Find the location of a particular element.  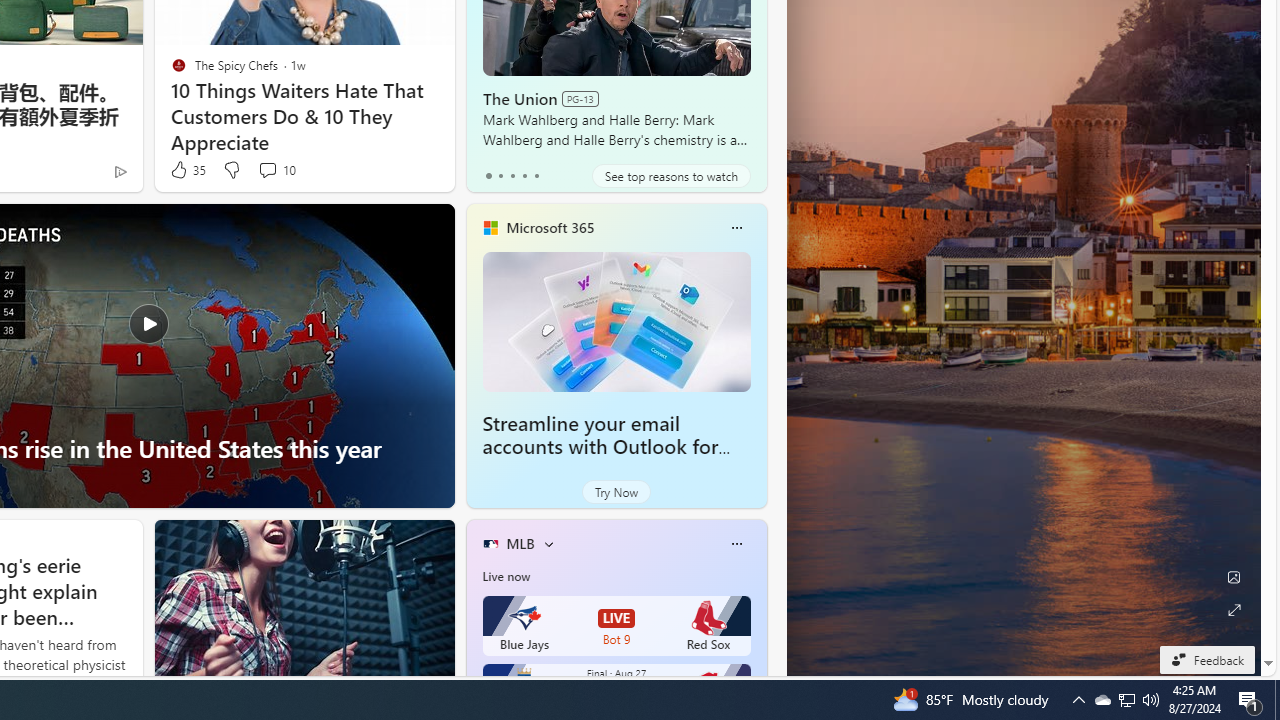

'View comments 10 Comment' is located at coordinates (276, 169).